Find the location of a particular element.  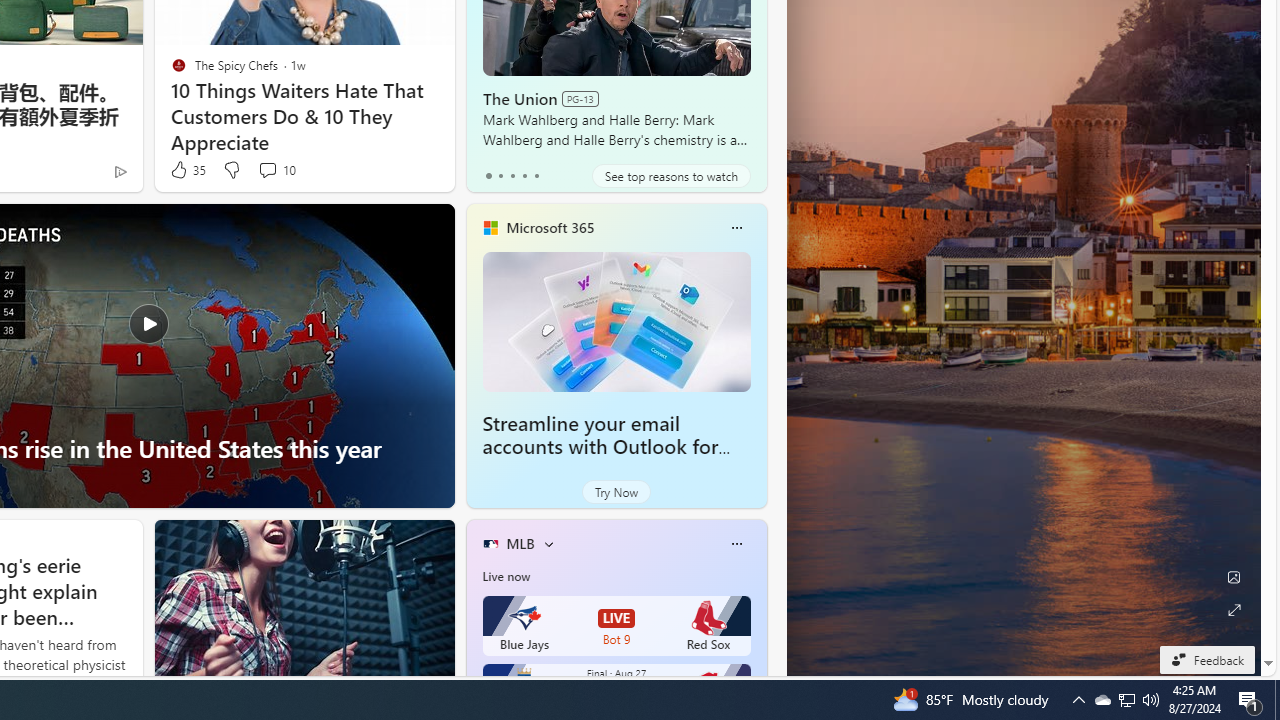

'View comments 10 Comment' is located at coordinates (276, 169).